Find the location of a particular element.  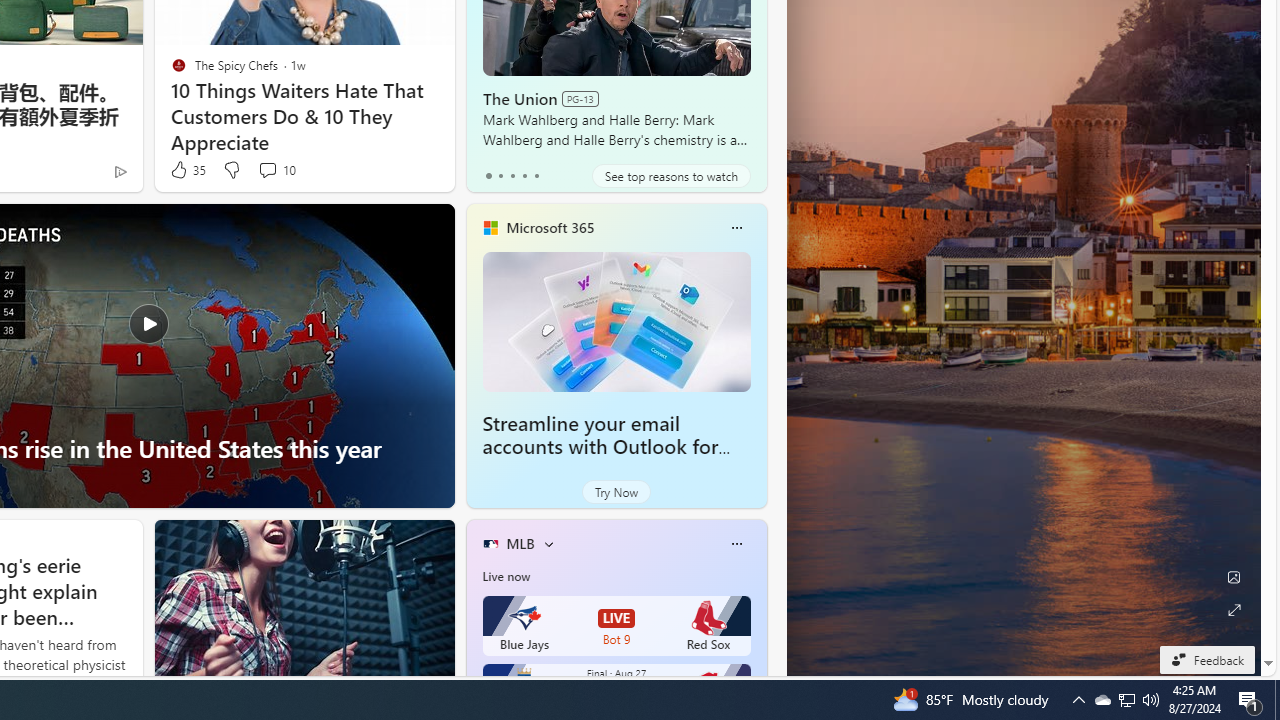

'View comments 10 Comment' is located at coordinates (276, 169).